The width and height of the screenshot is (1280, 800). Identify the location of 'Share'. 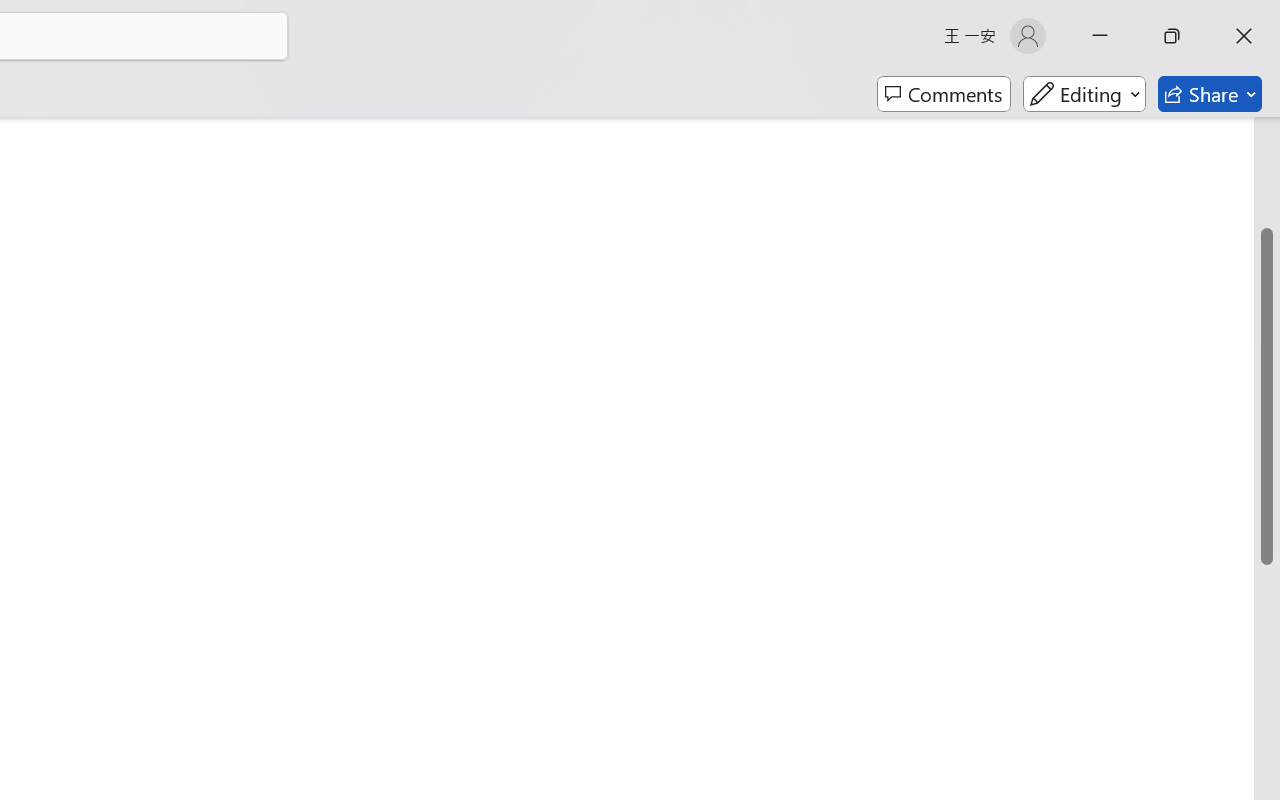
(1209, 94).